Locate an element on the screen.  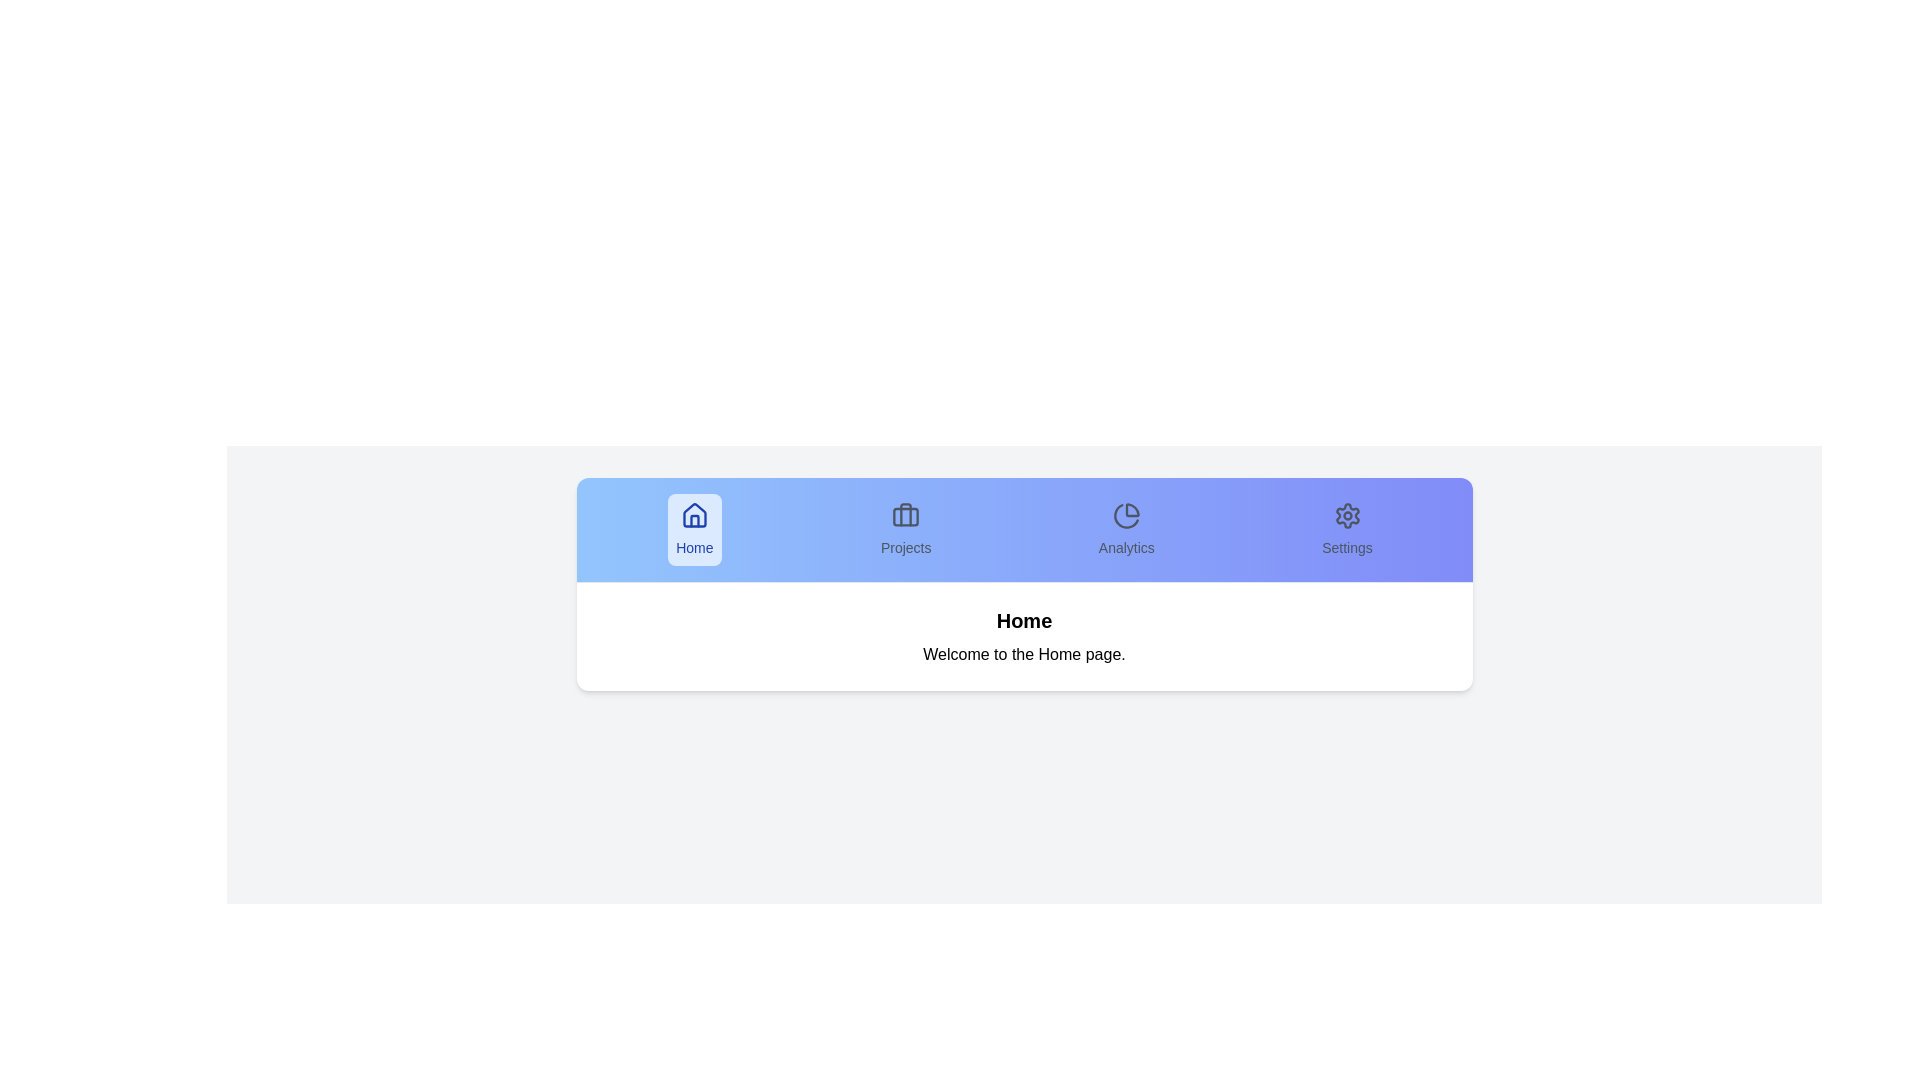
the tab labeled Home to switch to that tab is located at coordinates (694, 528).